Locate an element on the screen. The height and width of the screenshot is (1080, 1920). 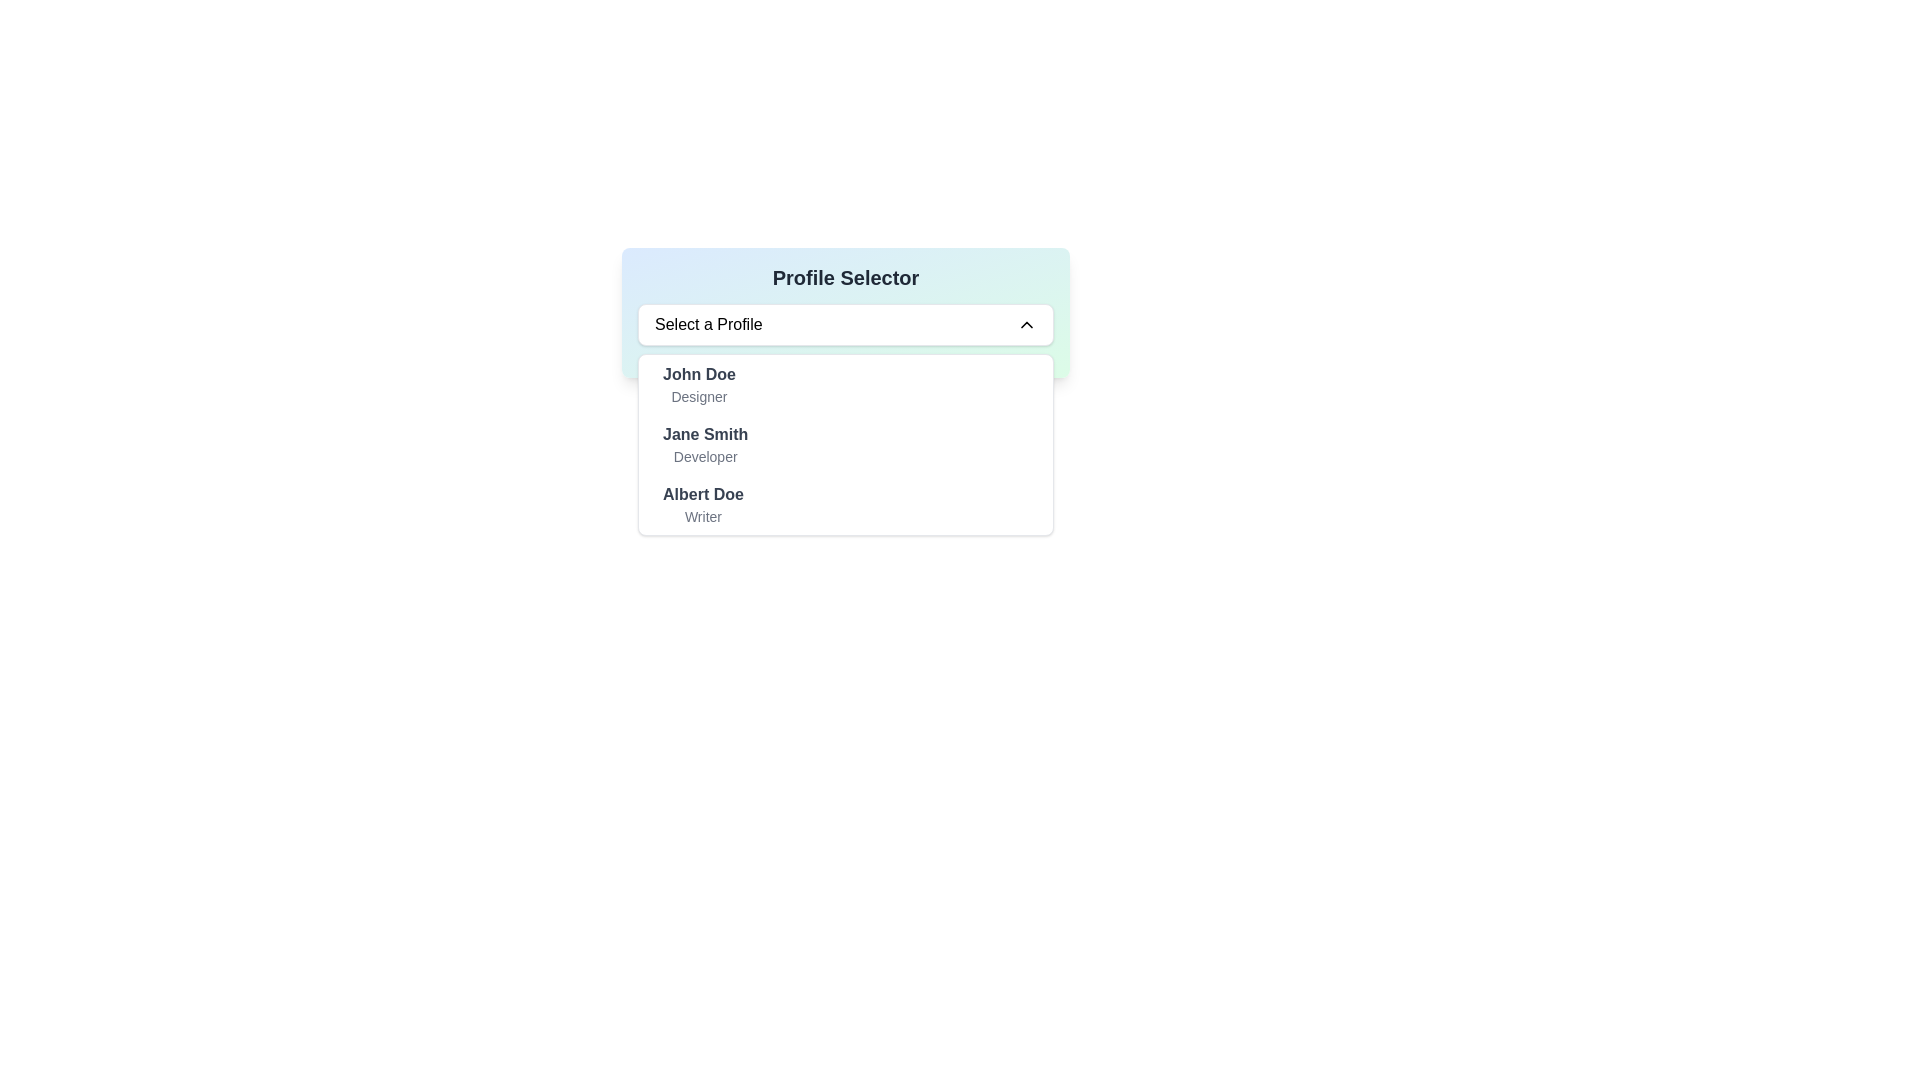
displayed text from the text label that identifies the user profile as 'Jane Smith', located under the 'Profile Selector' dropdown is located at coordinates (705, 434).